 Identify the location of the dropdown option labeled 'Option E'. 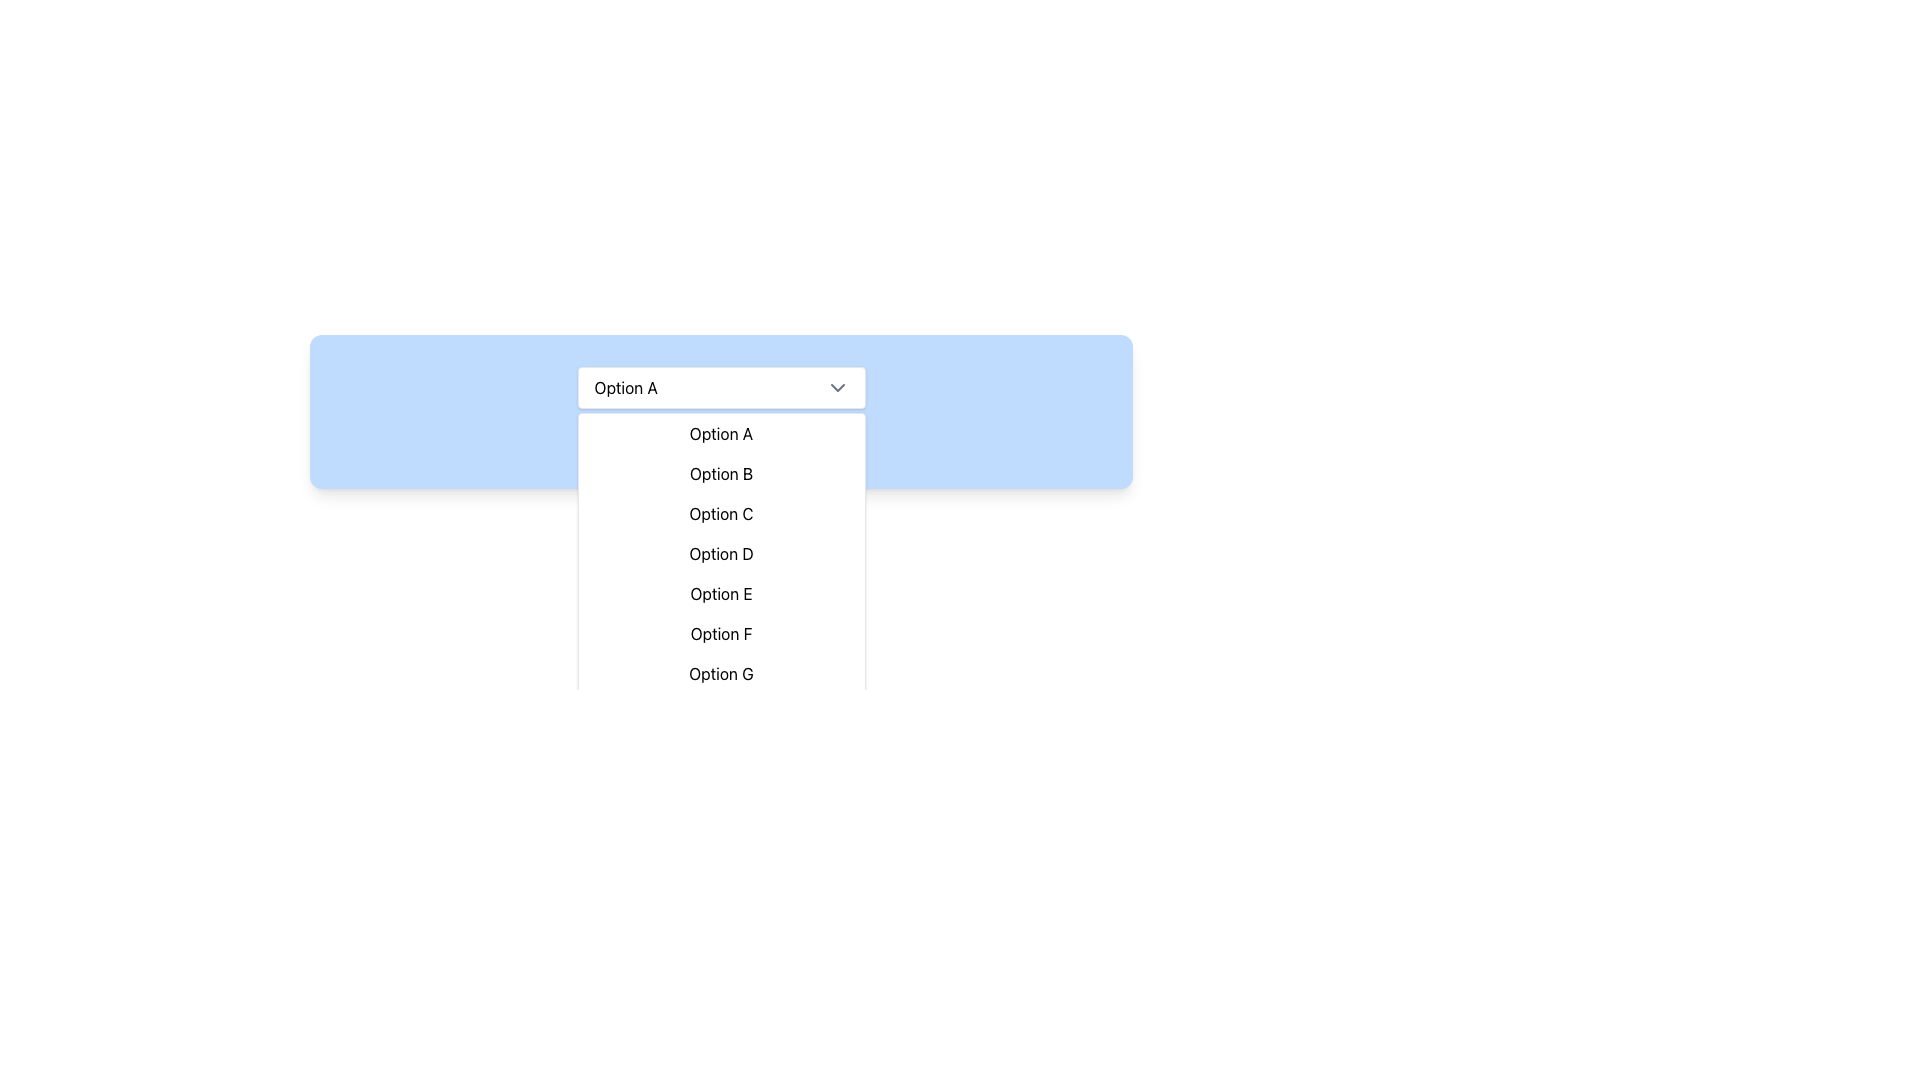
(720, 593).